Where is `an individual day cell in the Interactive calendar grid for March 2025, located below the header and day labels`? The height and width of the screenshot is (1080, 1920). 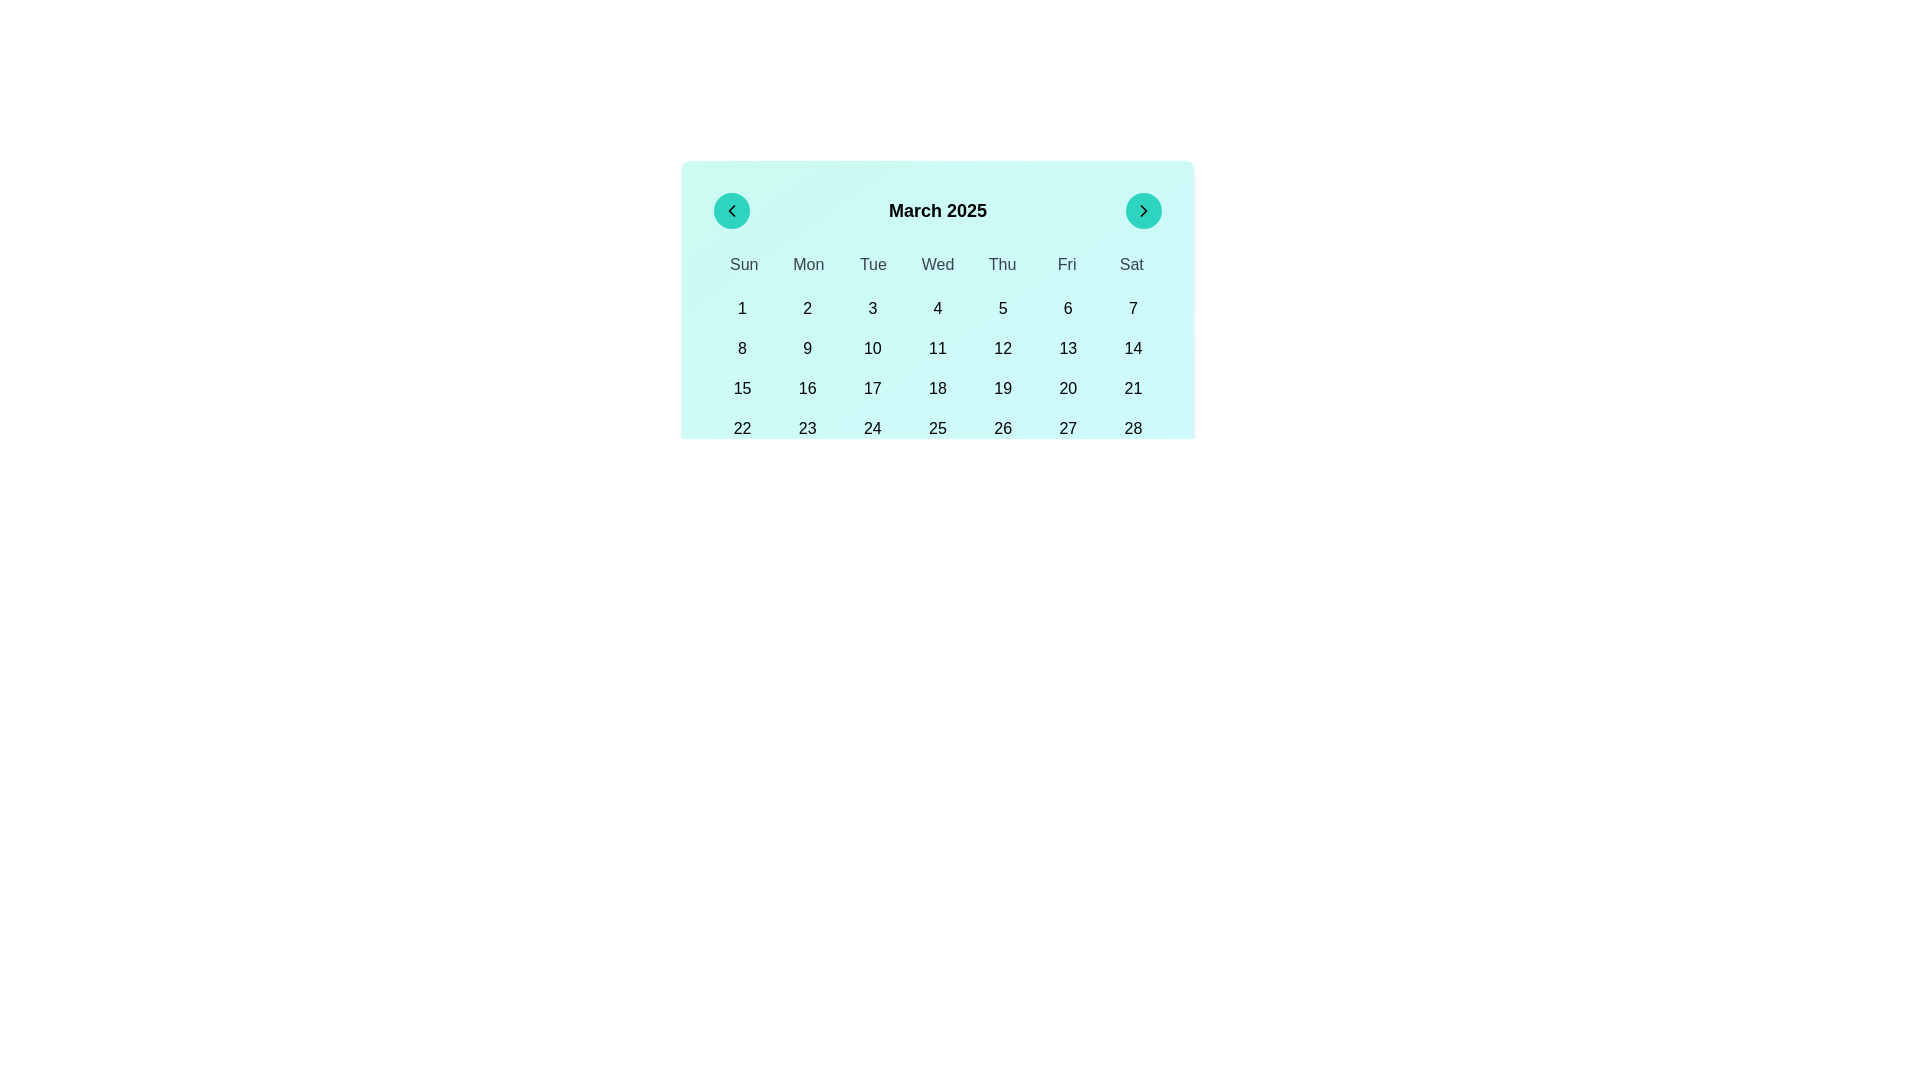 an individual day cell in the Interactive calendar grid for March 2025, located below the header and day labels is located at coordinates (936, 389).